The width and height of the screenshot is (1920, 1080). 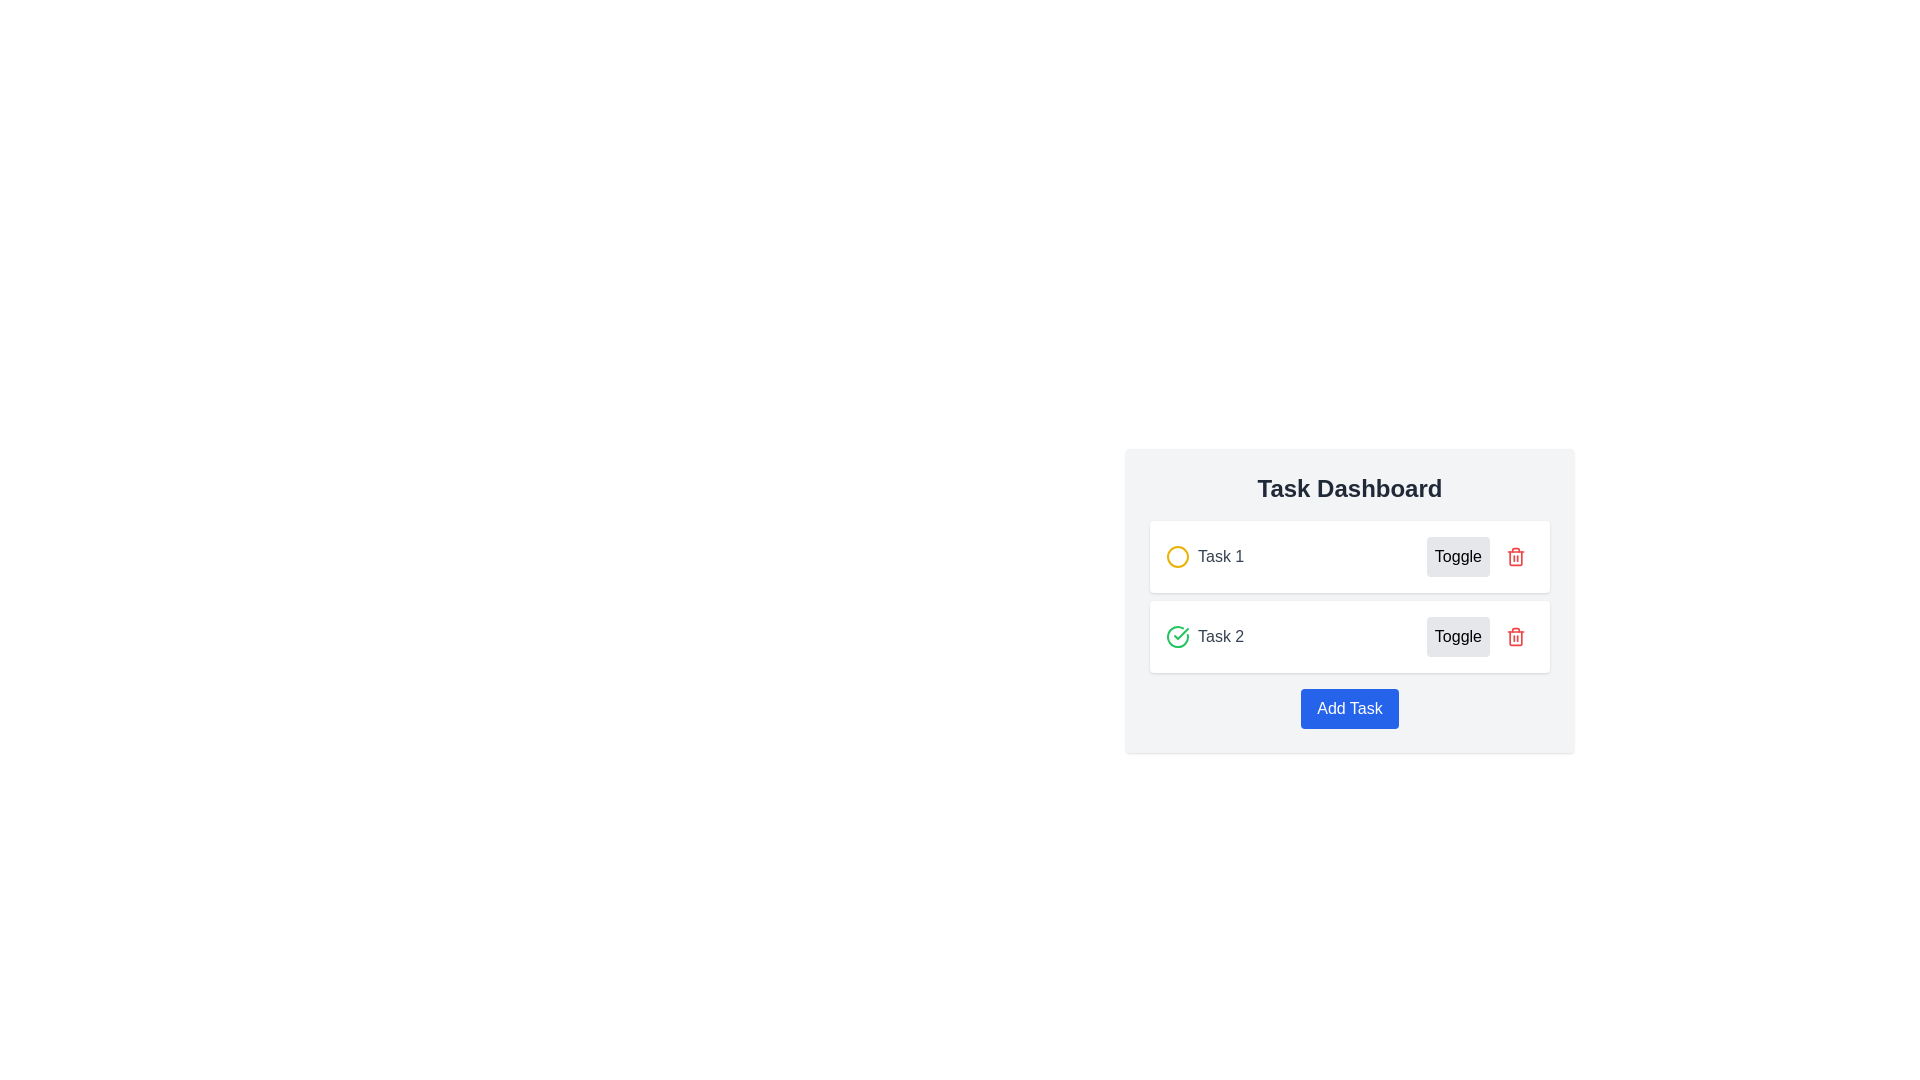 What do you see at coordinates (1458, 636) in the screenshot?
I see `the 'Toggle' button, which is a rectangular button with a light gray background and rounded edges located in the second row of the 'Task Dashboard'` at bounding box center [1458, 636].